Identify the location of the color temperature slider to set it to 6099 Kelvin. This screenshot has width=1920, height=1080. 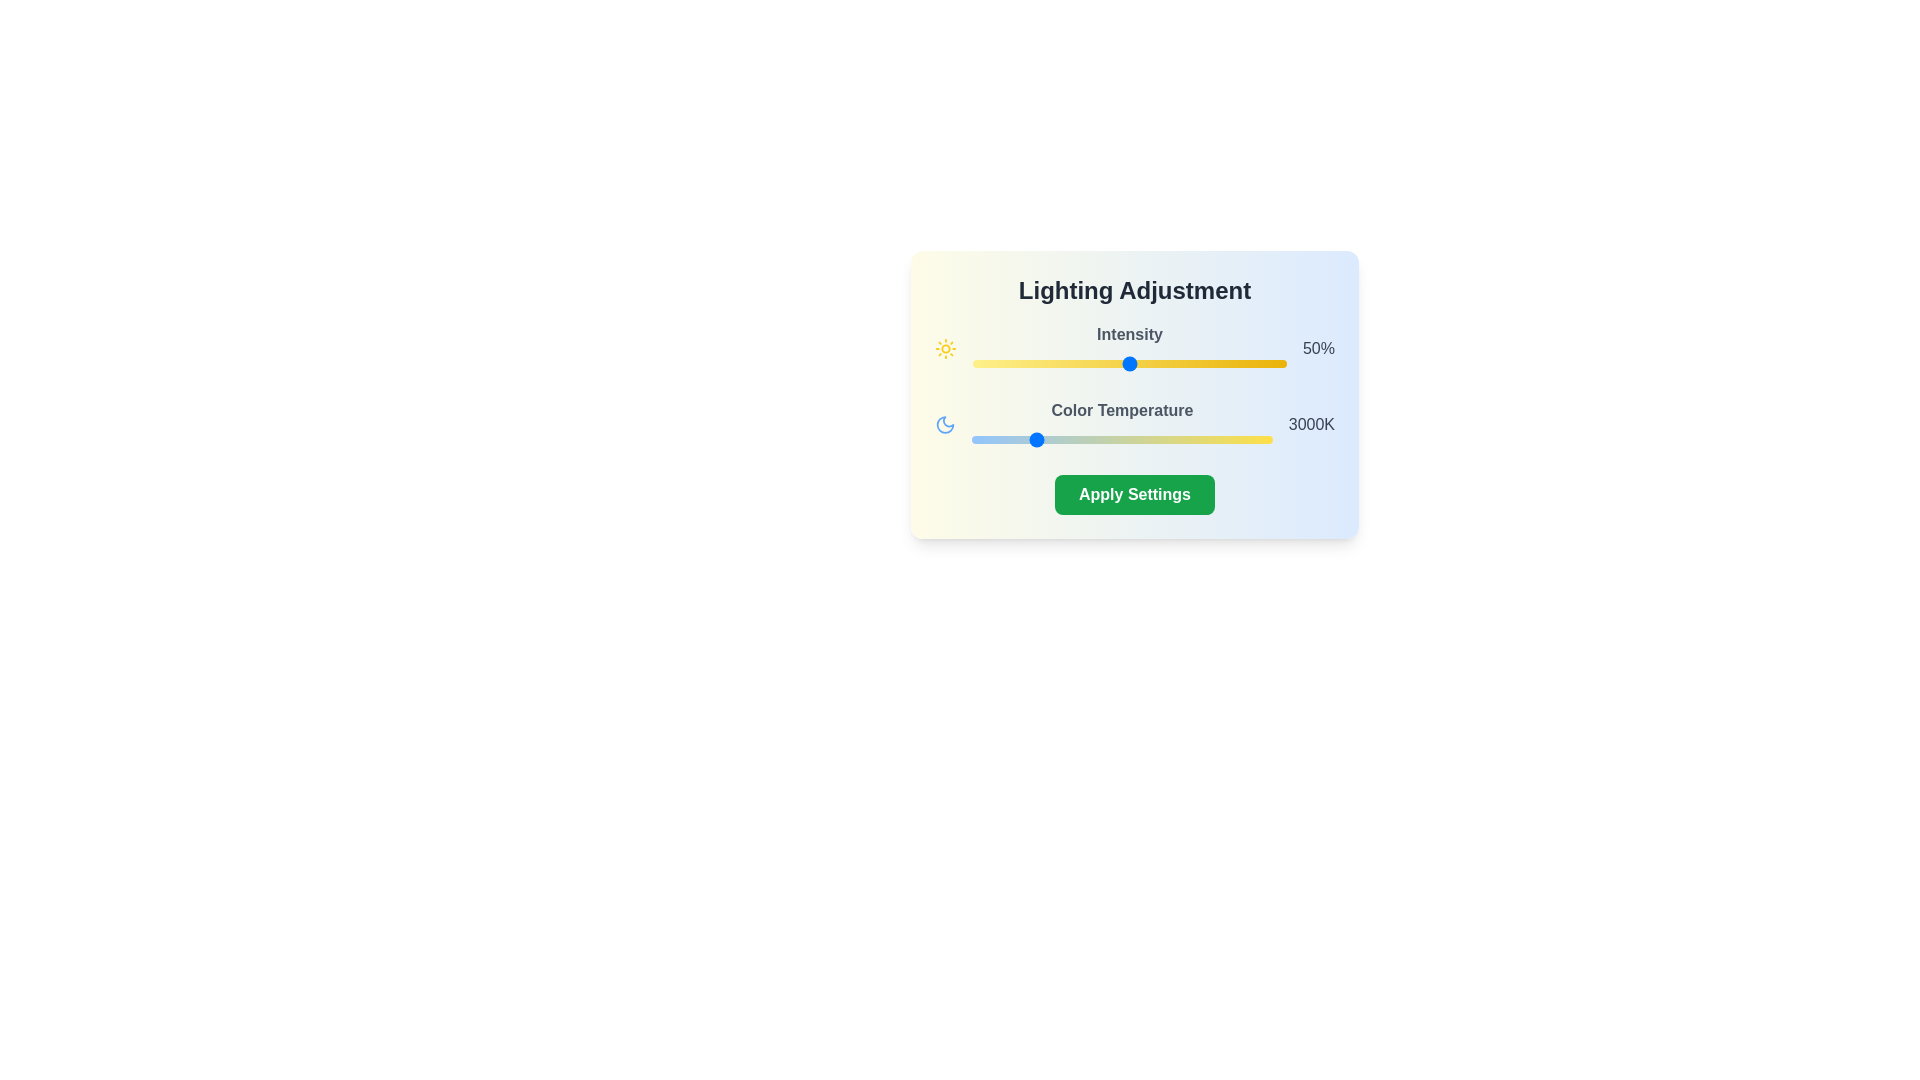
(1216, 438).